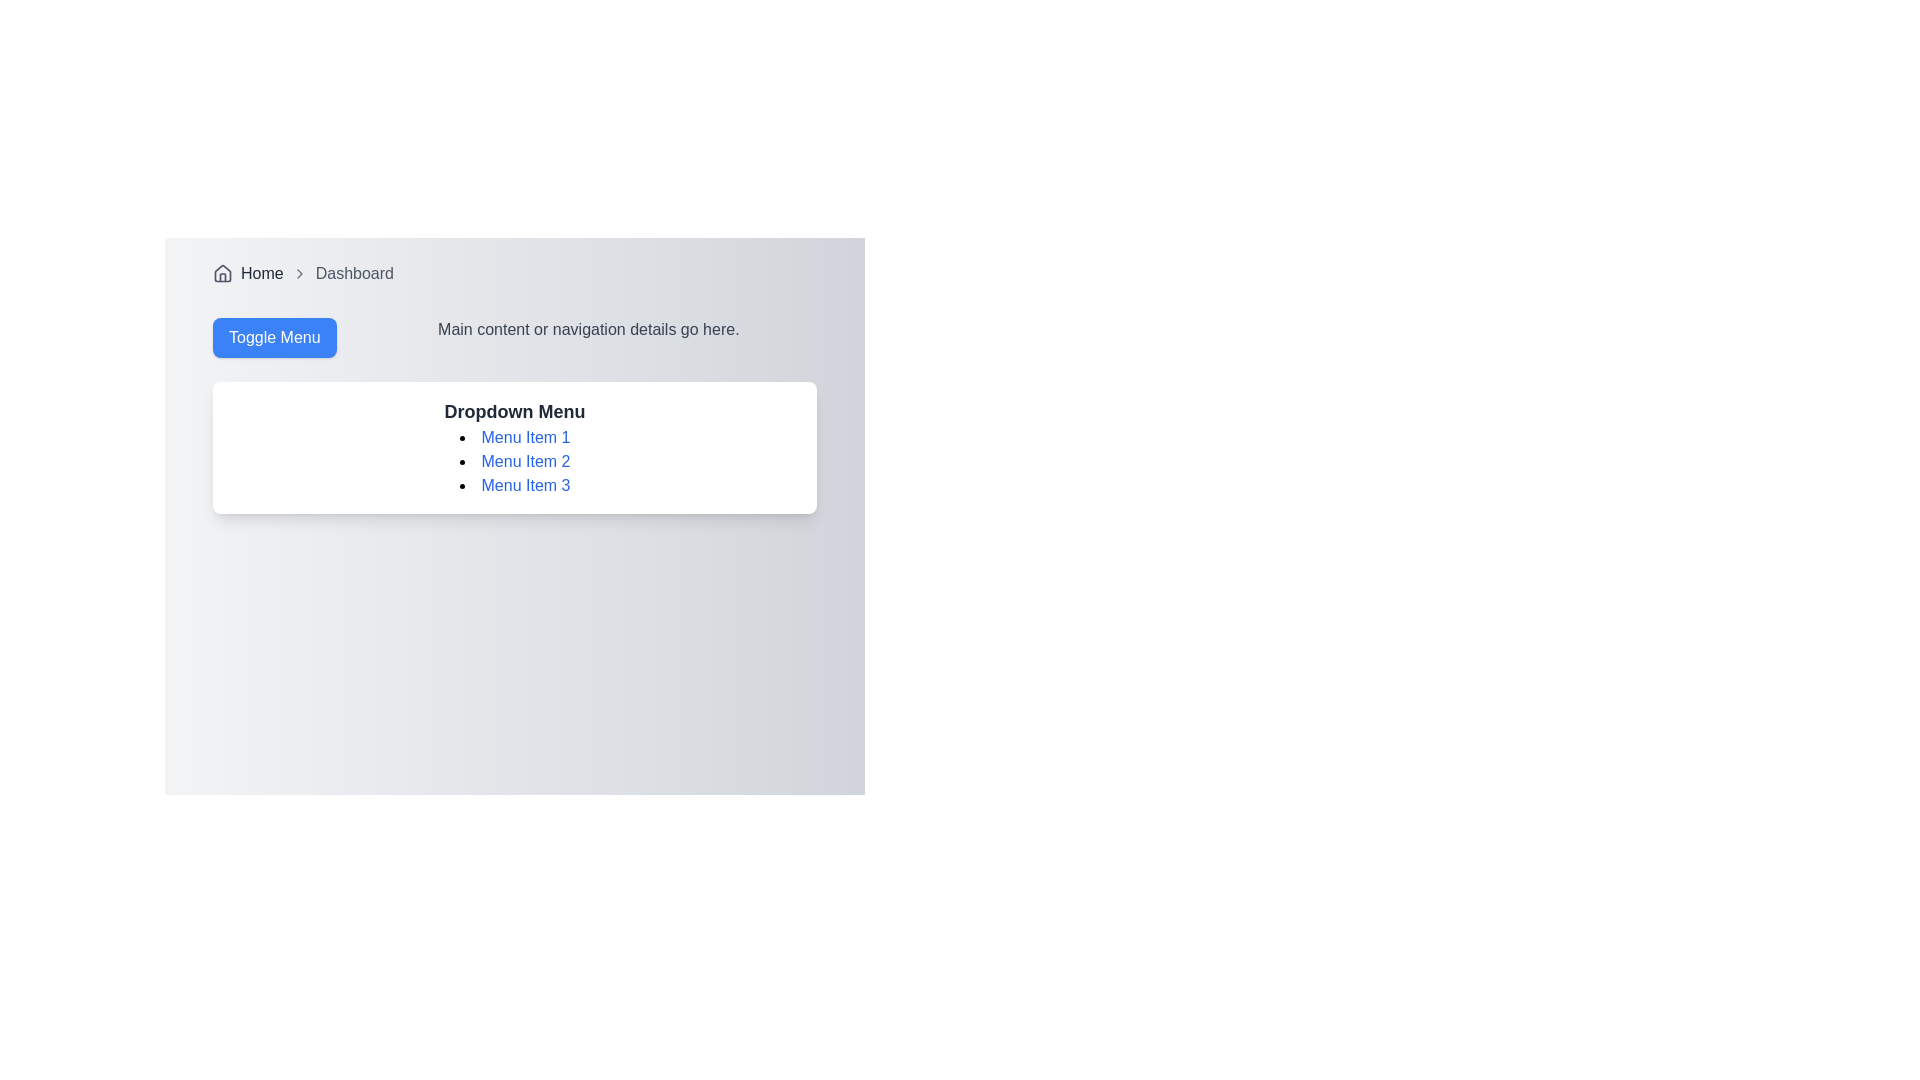 The height and width of the screenshot is (1080, 1920). Describe the element at coordinates (514, 437) in the screenshot. I see `the first hyperlink in the 'Dropdown Menu'` at that location.